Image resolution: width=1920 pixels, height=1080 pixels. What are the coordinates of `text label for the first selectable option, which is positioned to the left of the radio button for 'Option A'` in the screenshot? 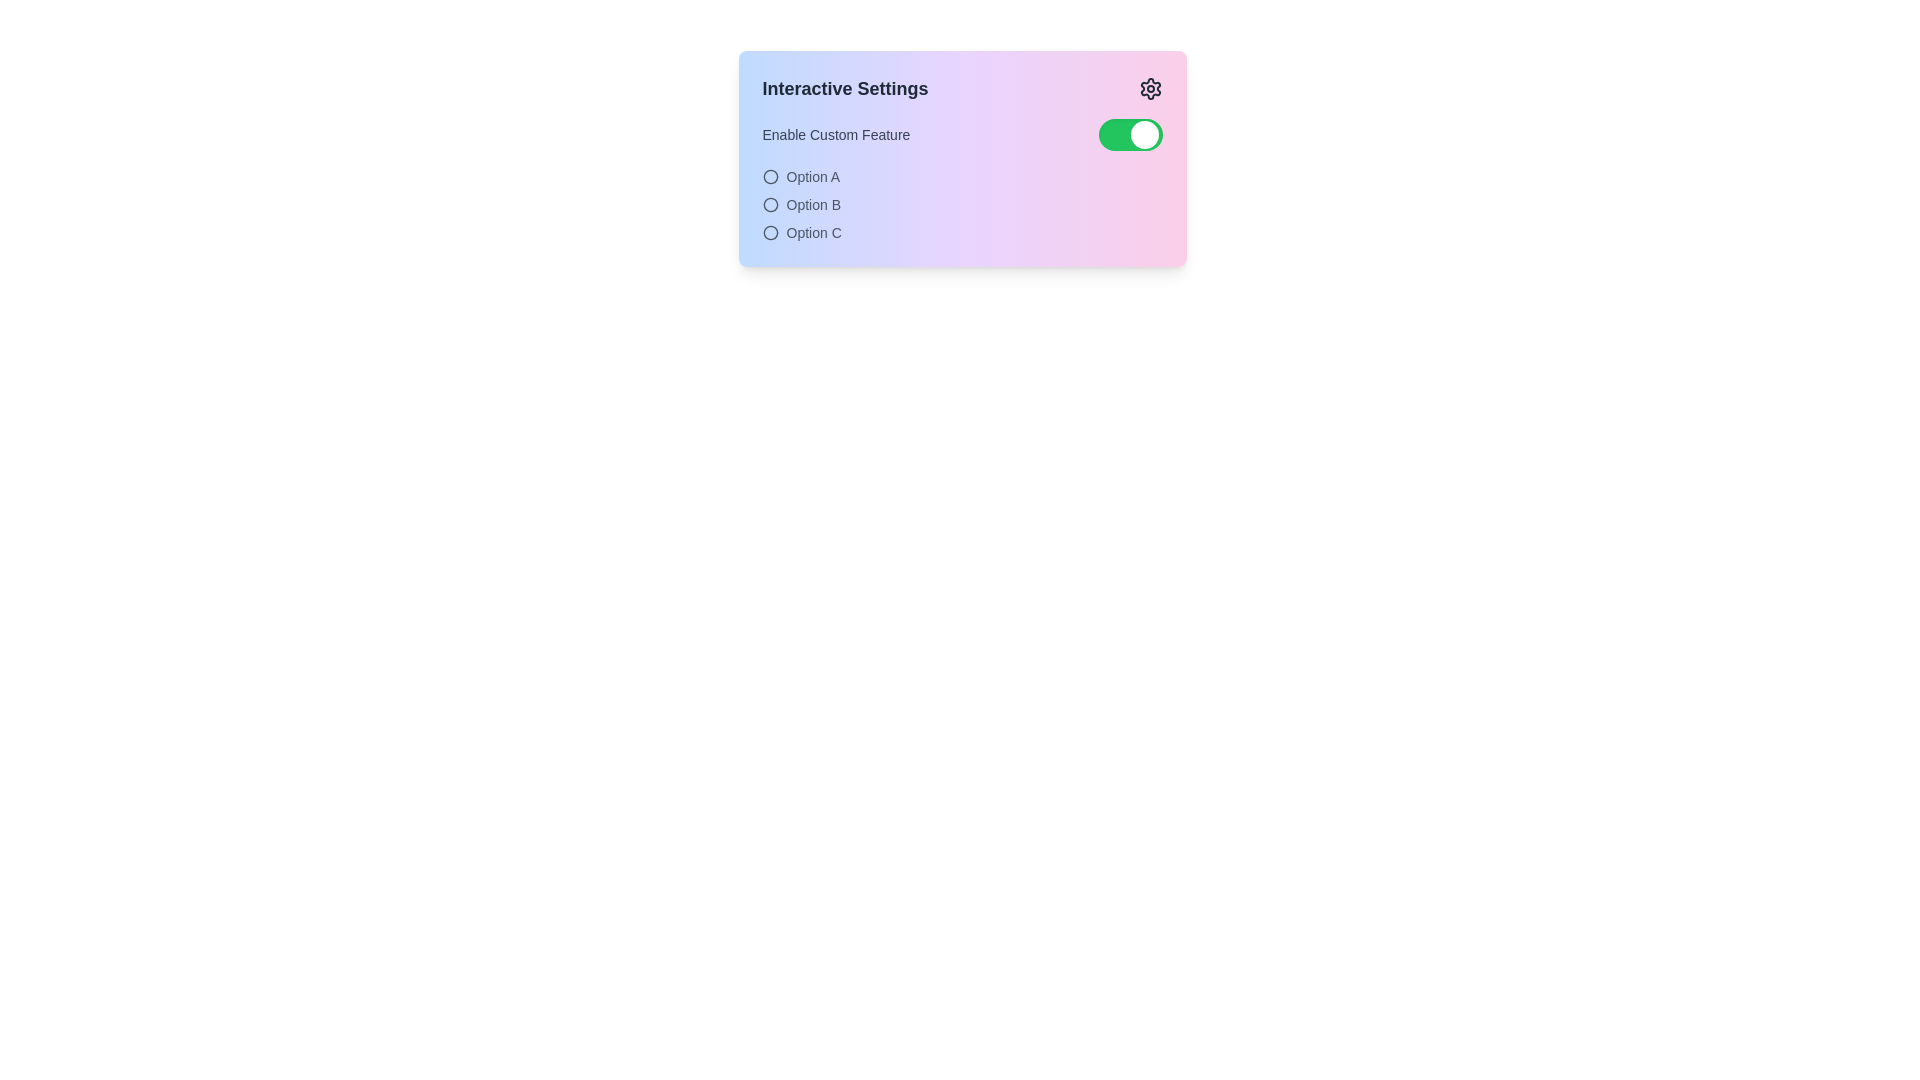 It's located at (813, 176).